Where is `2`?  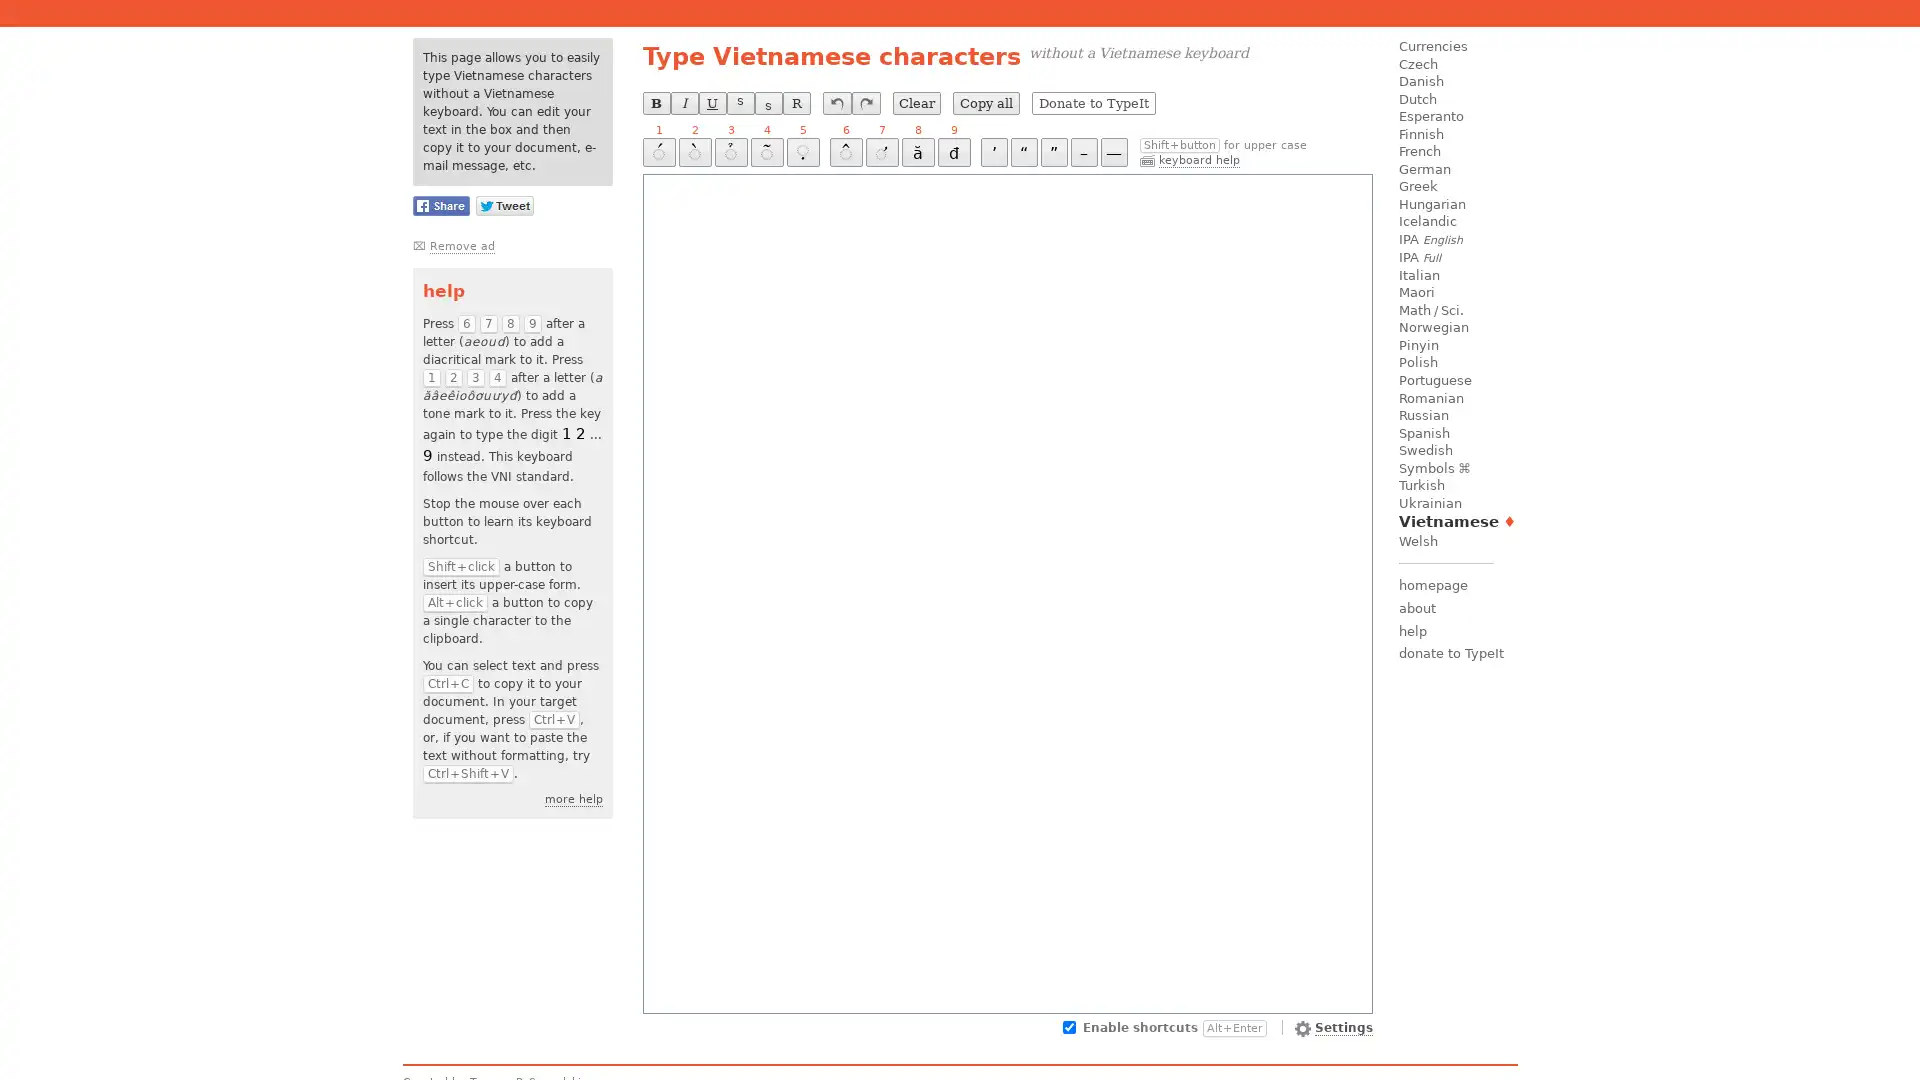
2 is located at coordinates (694, 151).